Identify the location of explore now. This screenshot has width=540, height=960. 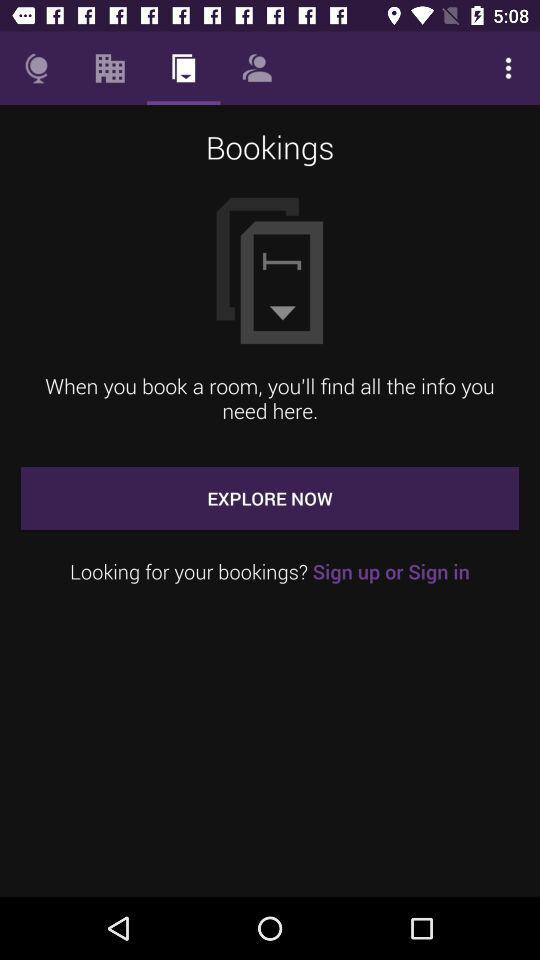
(270, 497).